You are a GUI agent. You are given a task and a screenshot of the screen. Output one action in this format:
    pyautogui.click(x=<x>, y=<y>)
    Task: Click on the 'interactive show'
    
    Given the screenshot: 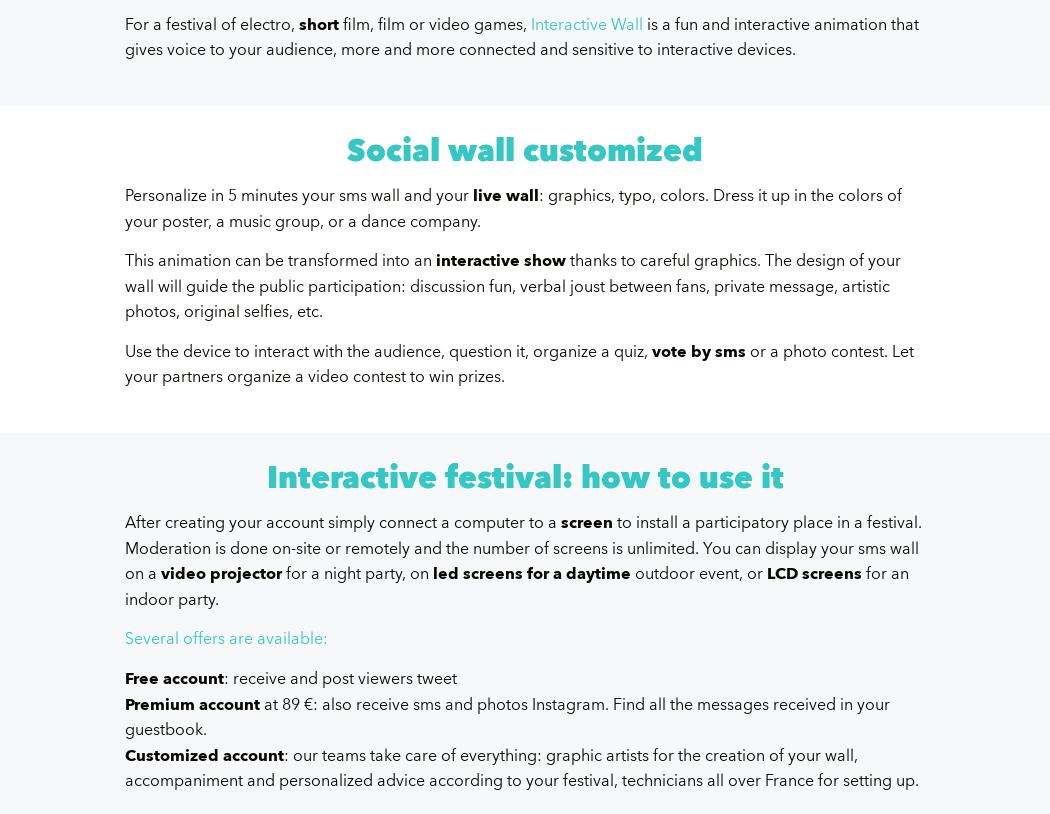 What is the action you would take?
    pyautogui.click(x=499, y=260)
    